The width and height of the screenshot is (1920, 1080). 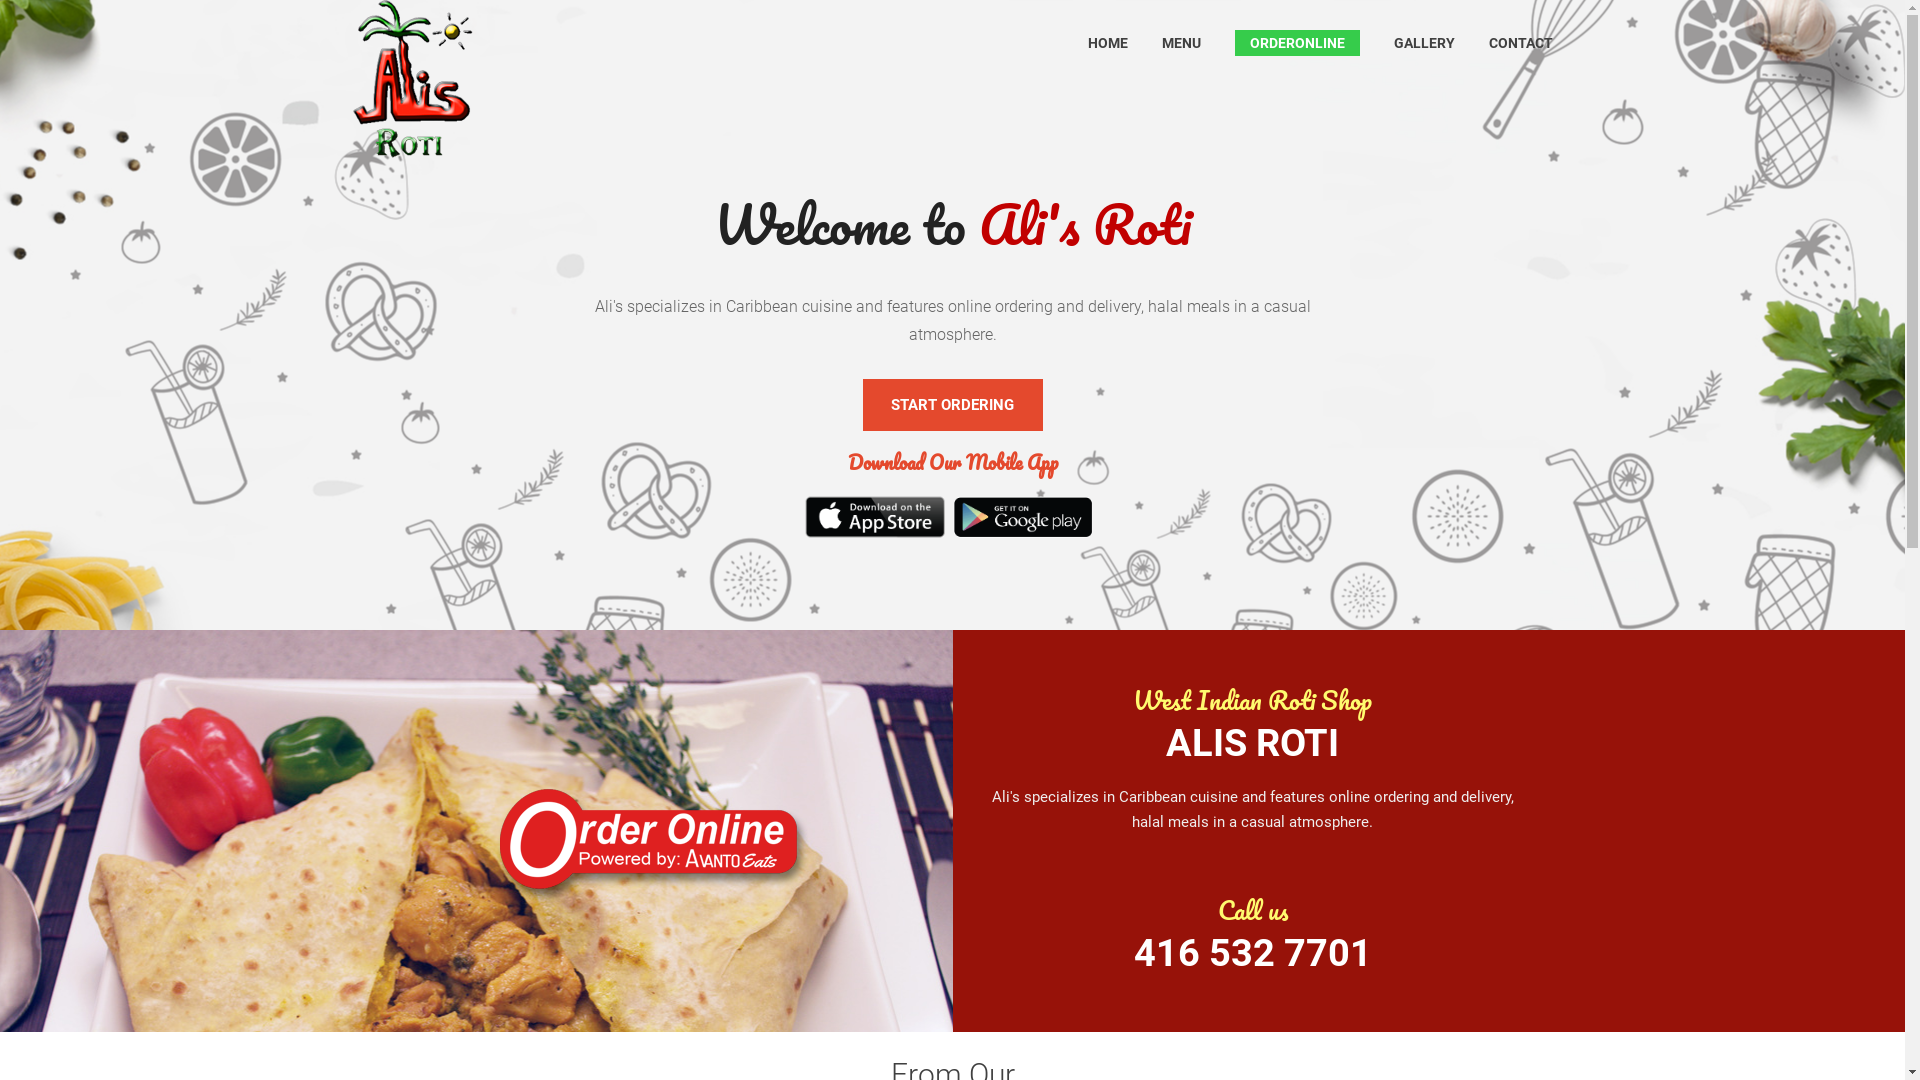 What do you see at coordinates (1107, 42) in the screenshot?
I see `'HOME'` at bounding box center [1107, 42].